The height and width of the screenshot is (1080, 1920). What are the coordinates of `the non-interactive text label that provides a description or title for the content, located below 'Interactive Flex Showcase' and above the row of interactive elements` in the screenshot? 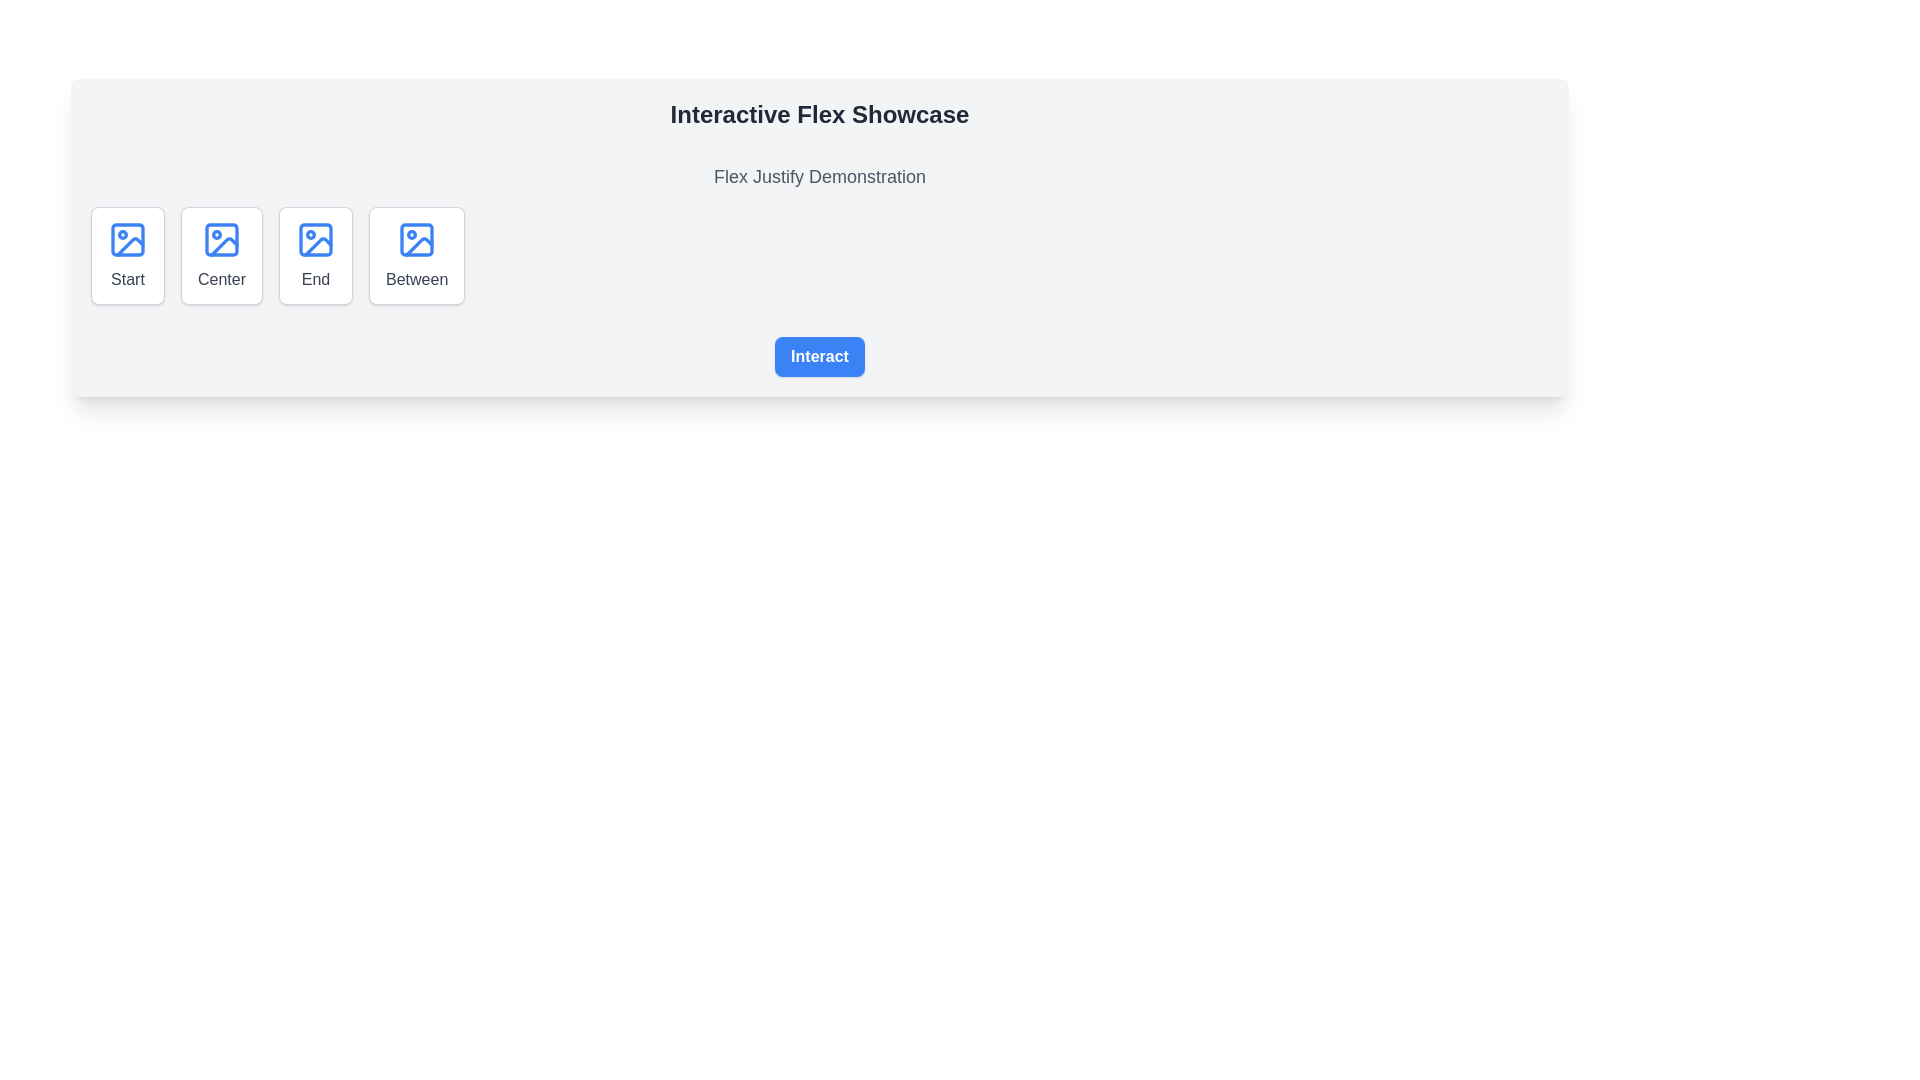 It's located at (820, 176).